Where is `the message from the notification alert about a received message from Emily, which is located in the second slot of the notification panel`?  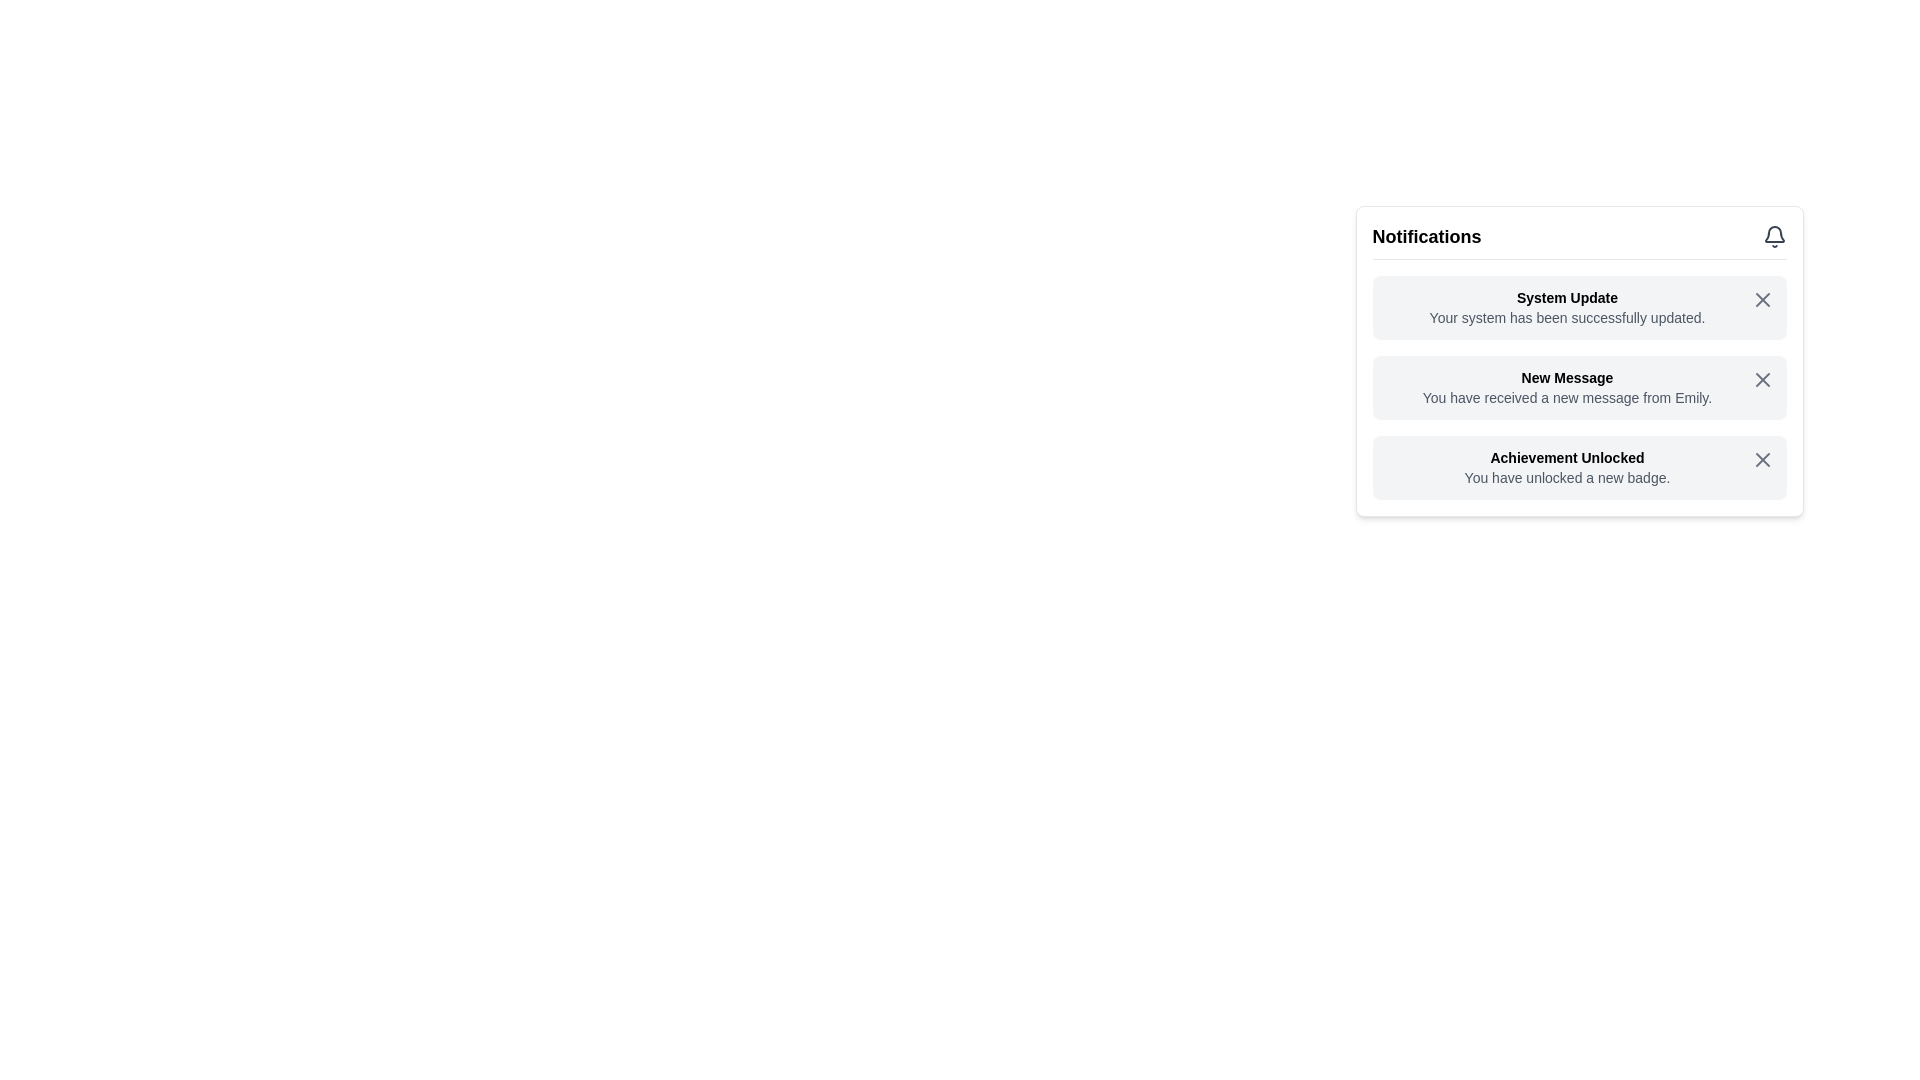 the message from the notification alert about a received message from Emily, which is located in the second slot of the notification panel is located at coordinates (1566, 388).